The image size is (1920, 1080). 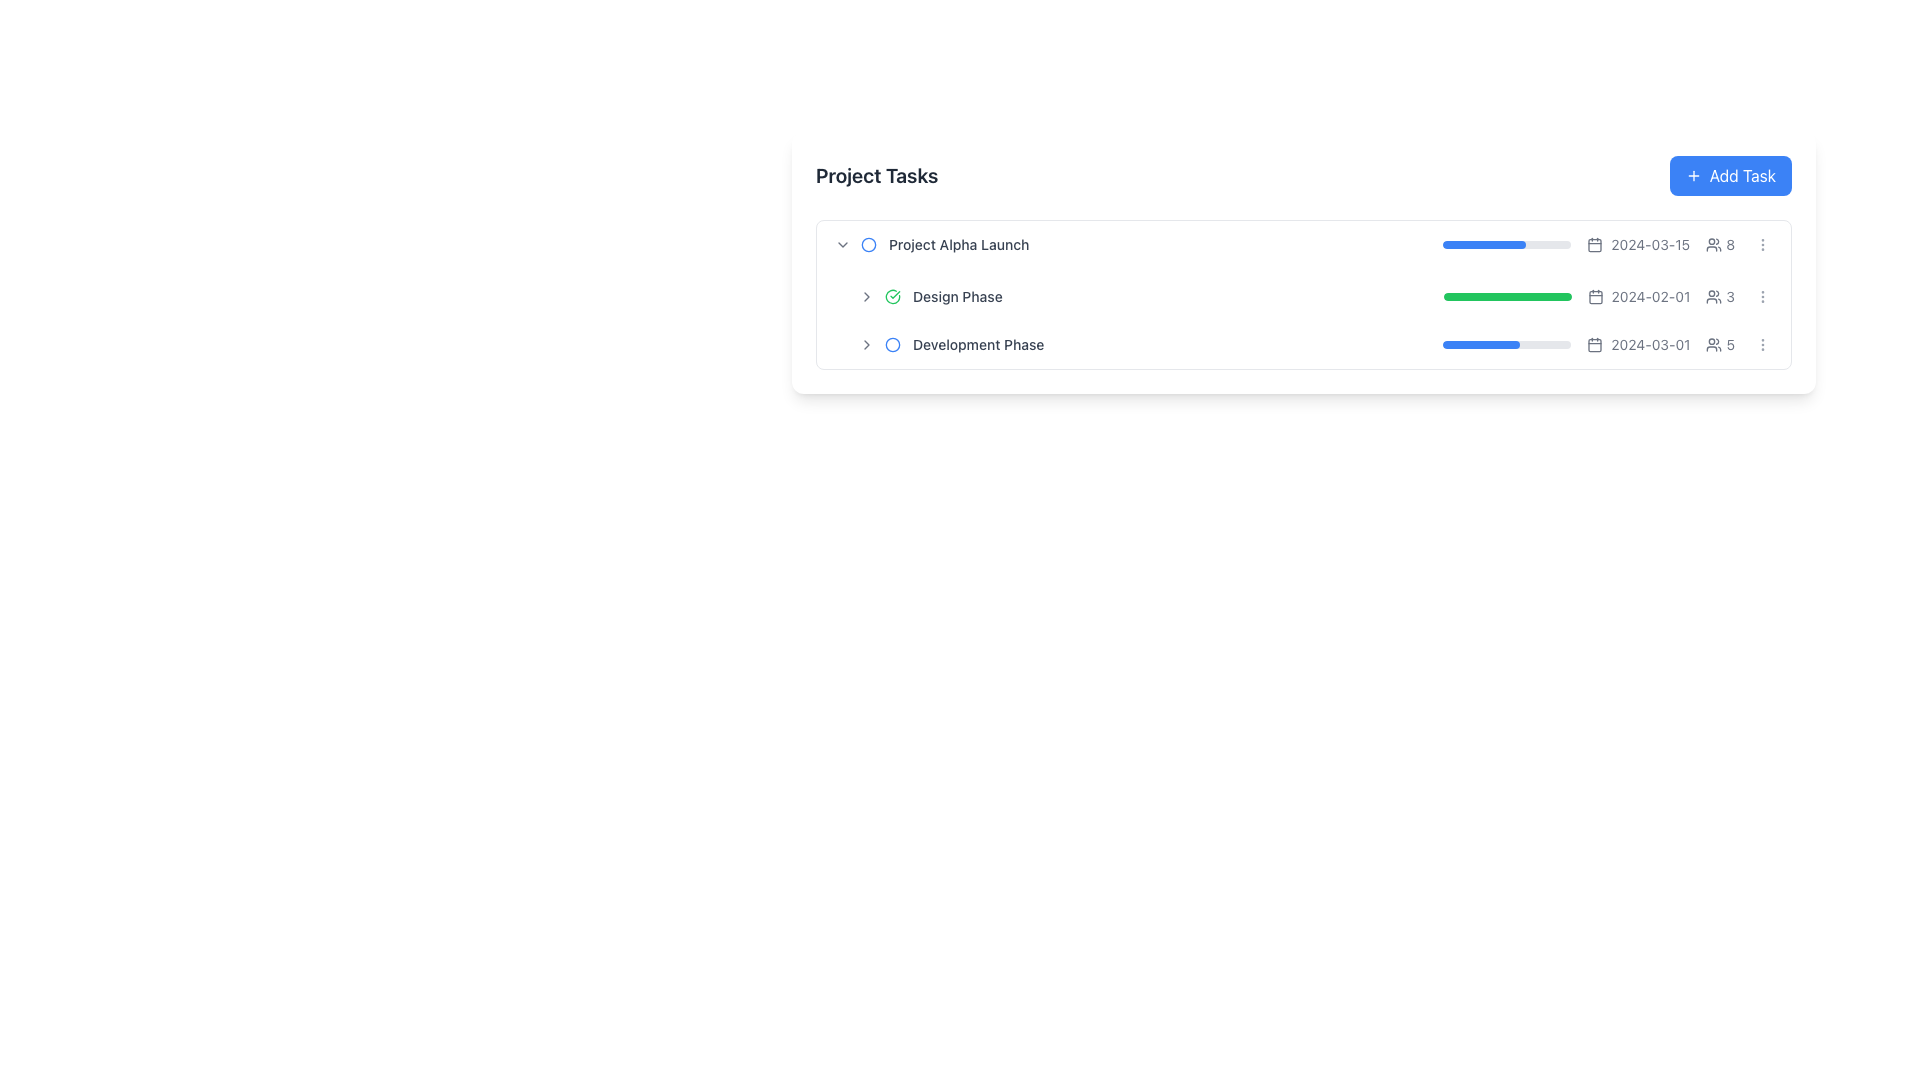 I want to click on displayed number of users or members associated with the task or feature, located to the right of the people icon in the row for '2024-02-01', so click(x=1729, y=244).